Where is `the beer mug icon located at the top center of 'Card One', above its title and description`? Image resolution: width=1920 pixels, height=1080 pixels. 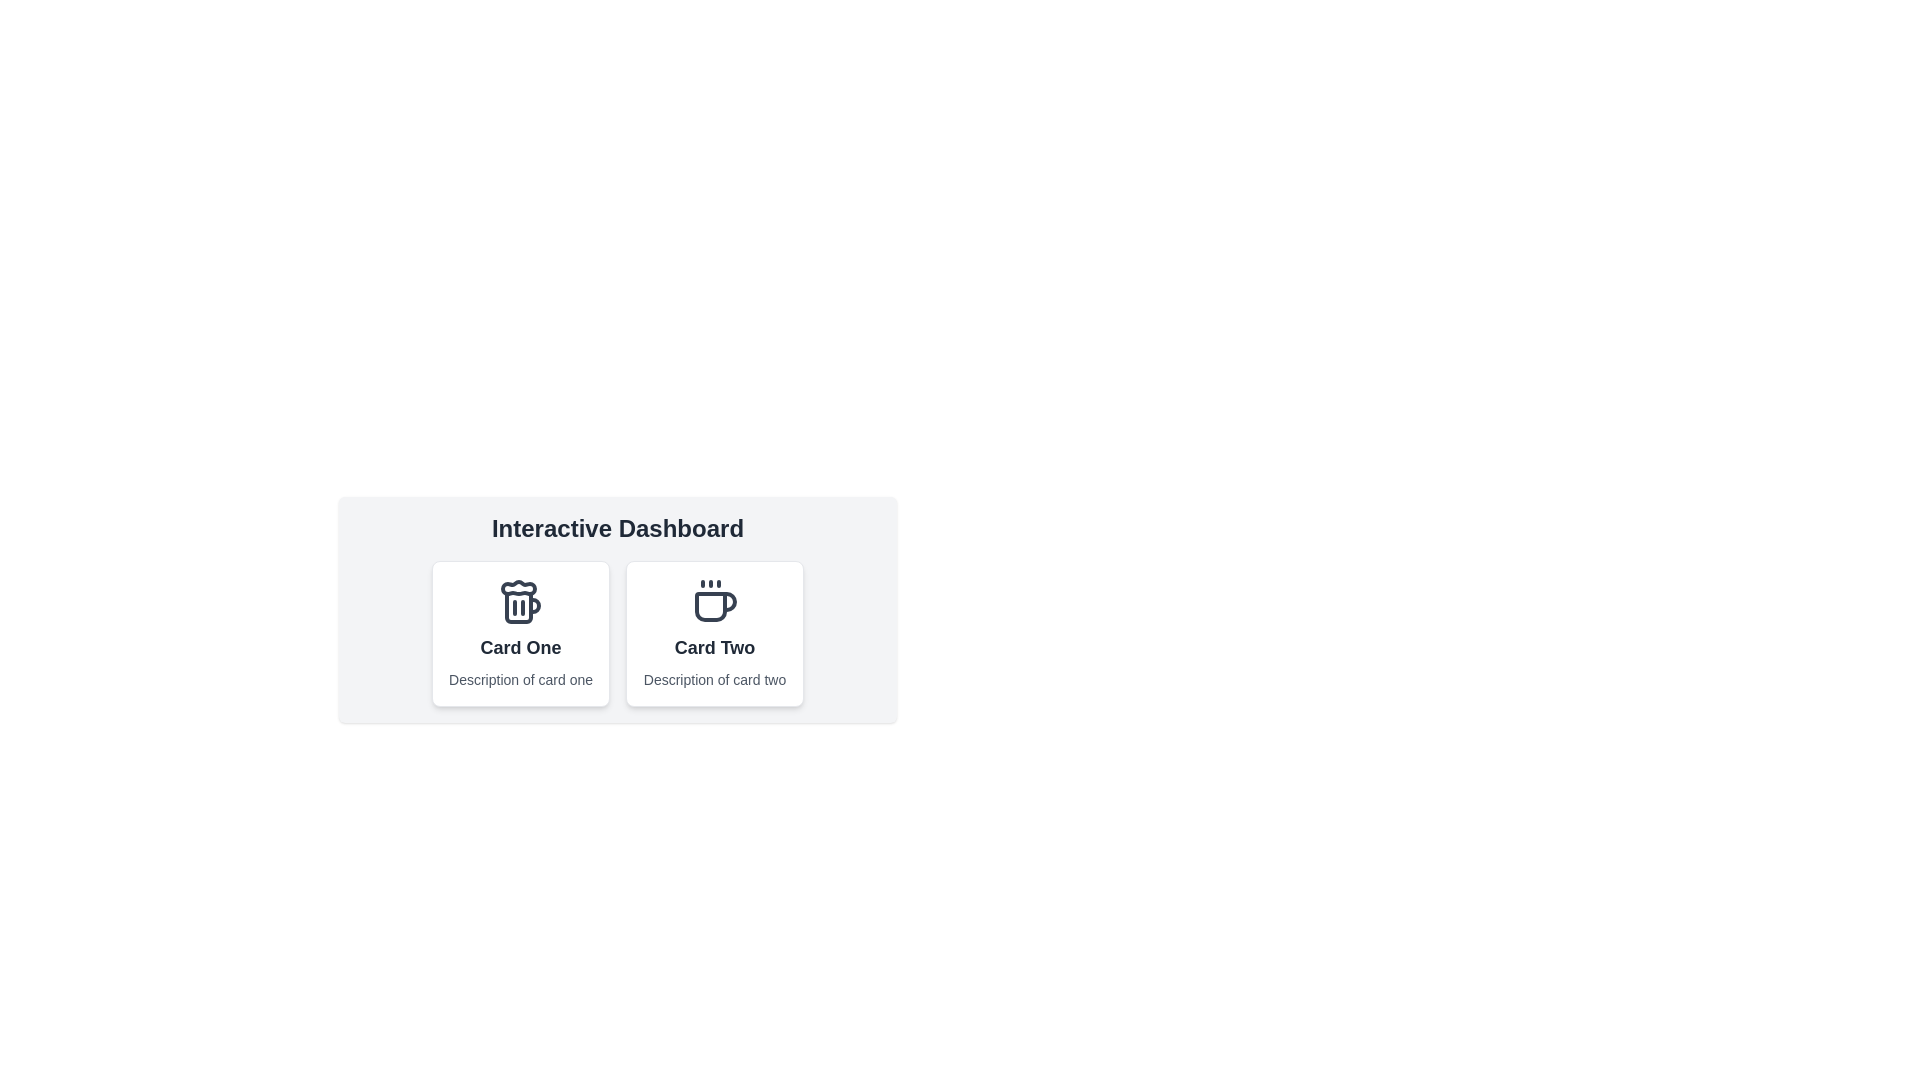 the beer mug icon located at the top center of 'Card One', above its title and description is located at coordinates (521, 600).